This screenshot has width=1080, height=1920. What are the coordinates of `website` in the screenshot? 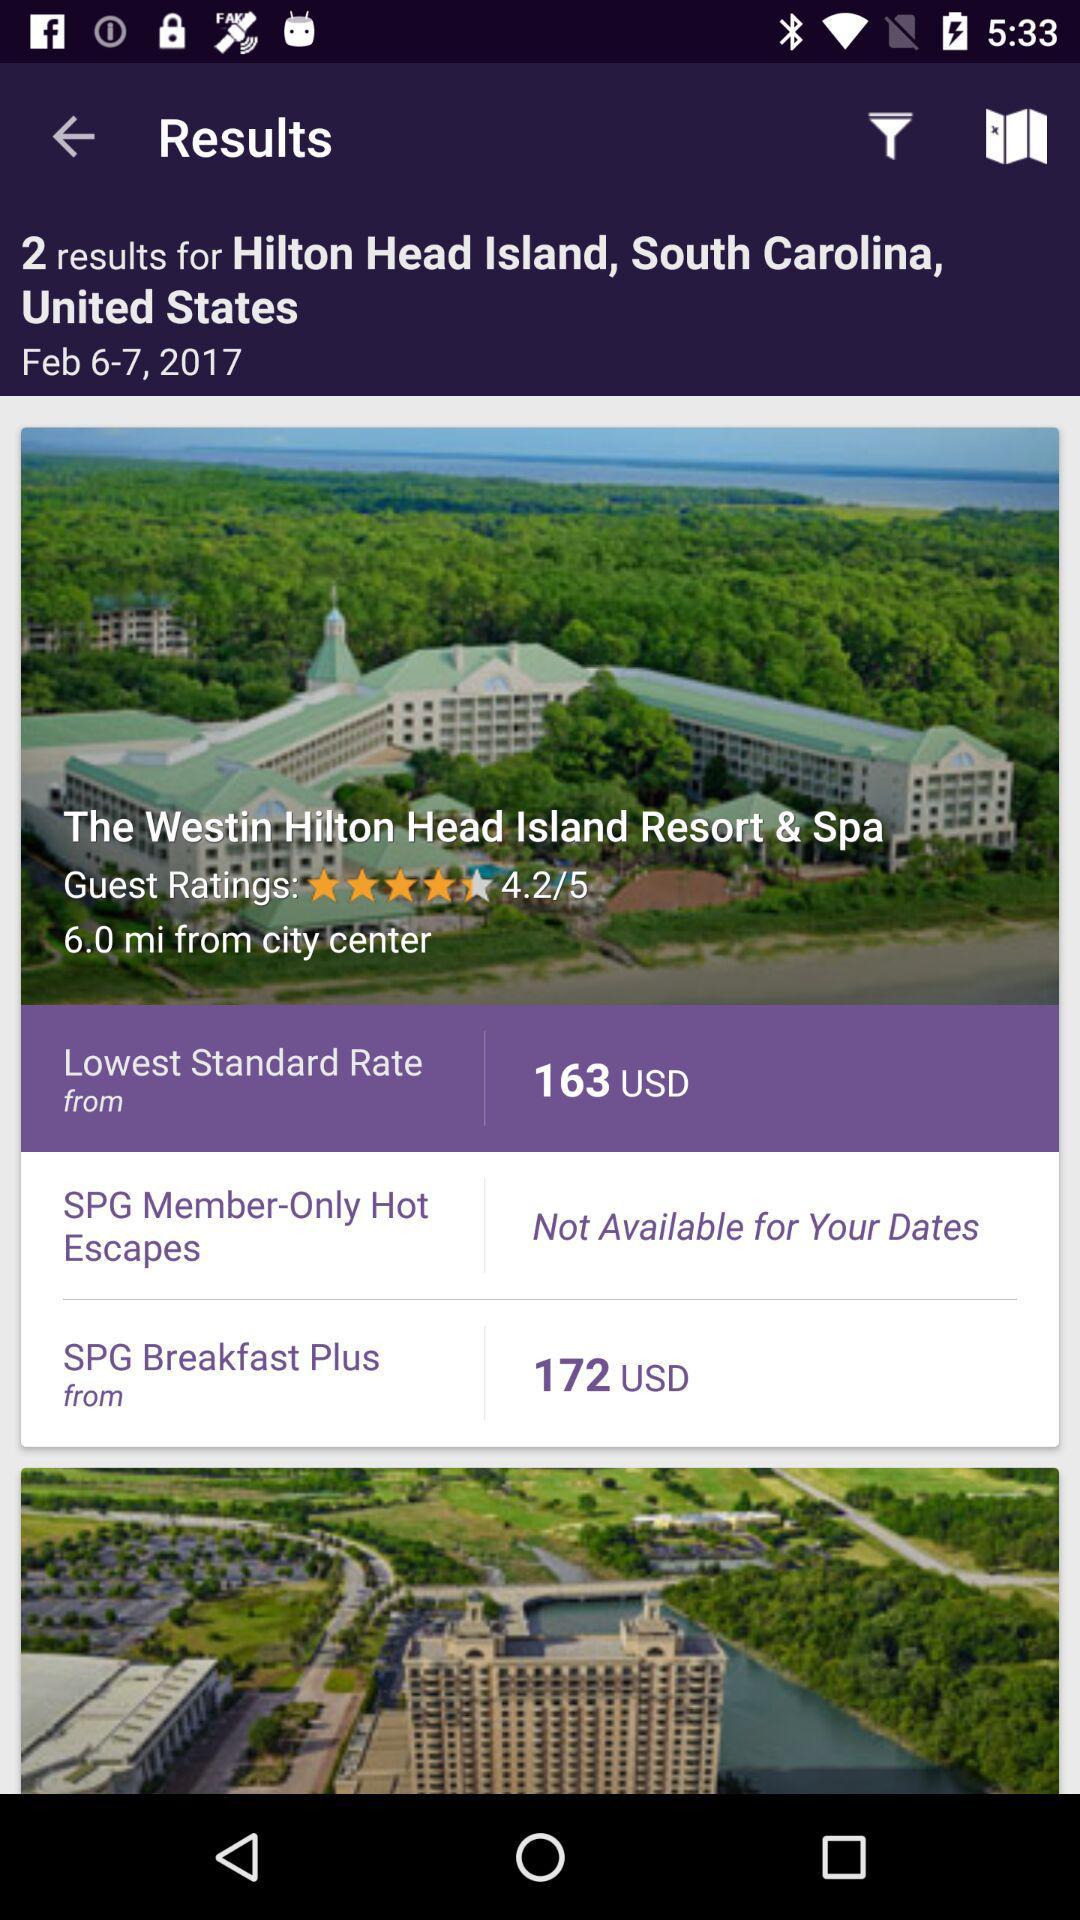 It's located at (540, 1630).